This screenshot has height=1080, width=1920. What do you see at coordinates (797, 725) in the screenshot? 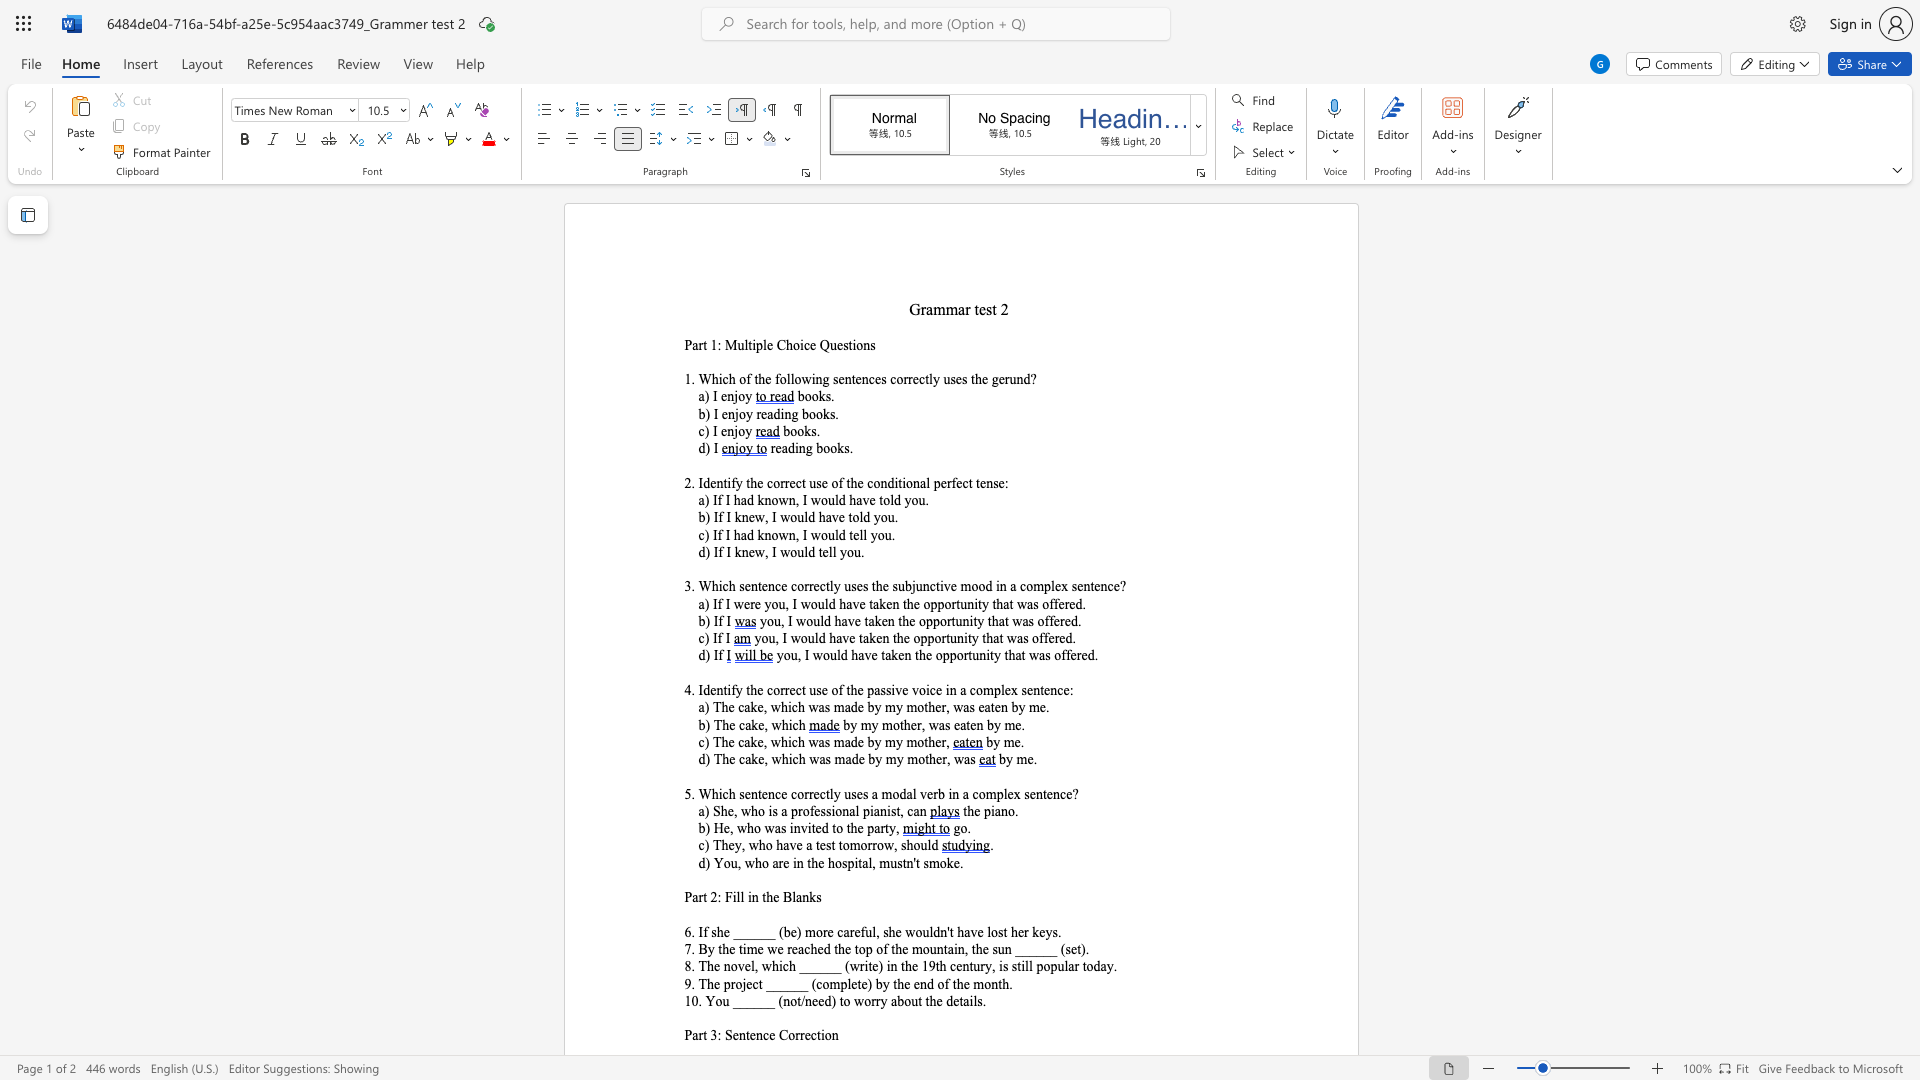
I see `the space between the continuous character "c" and "h" in the text` at bounding box center [797, 725].